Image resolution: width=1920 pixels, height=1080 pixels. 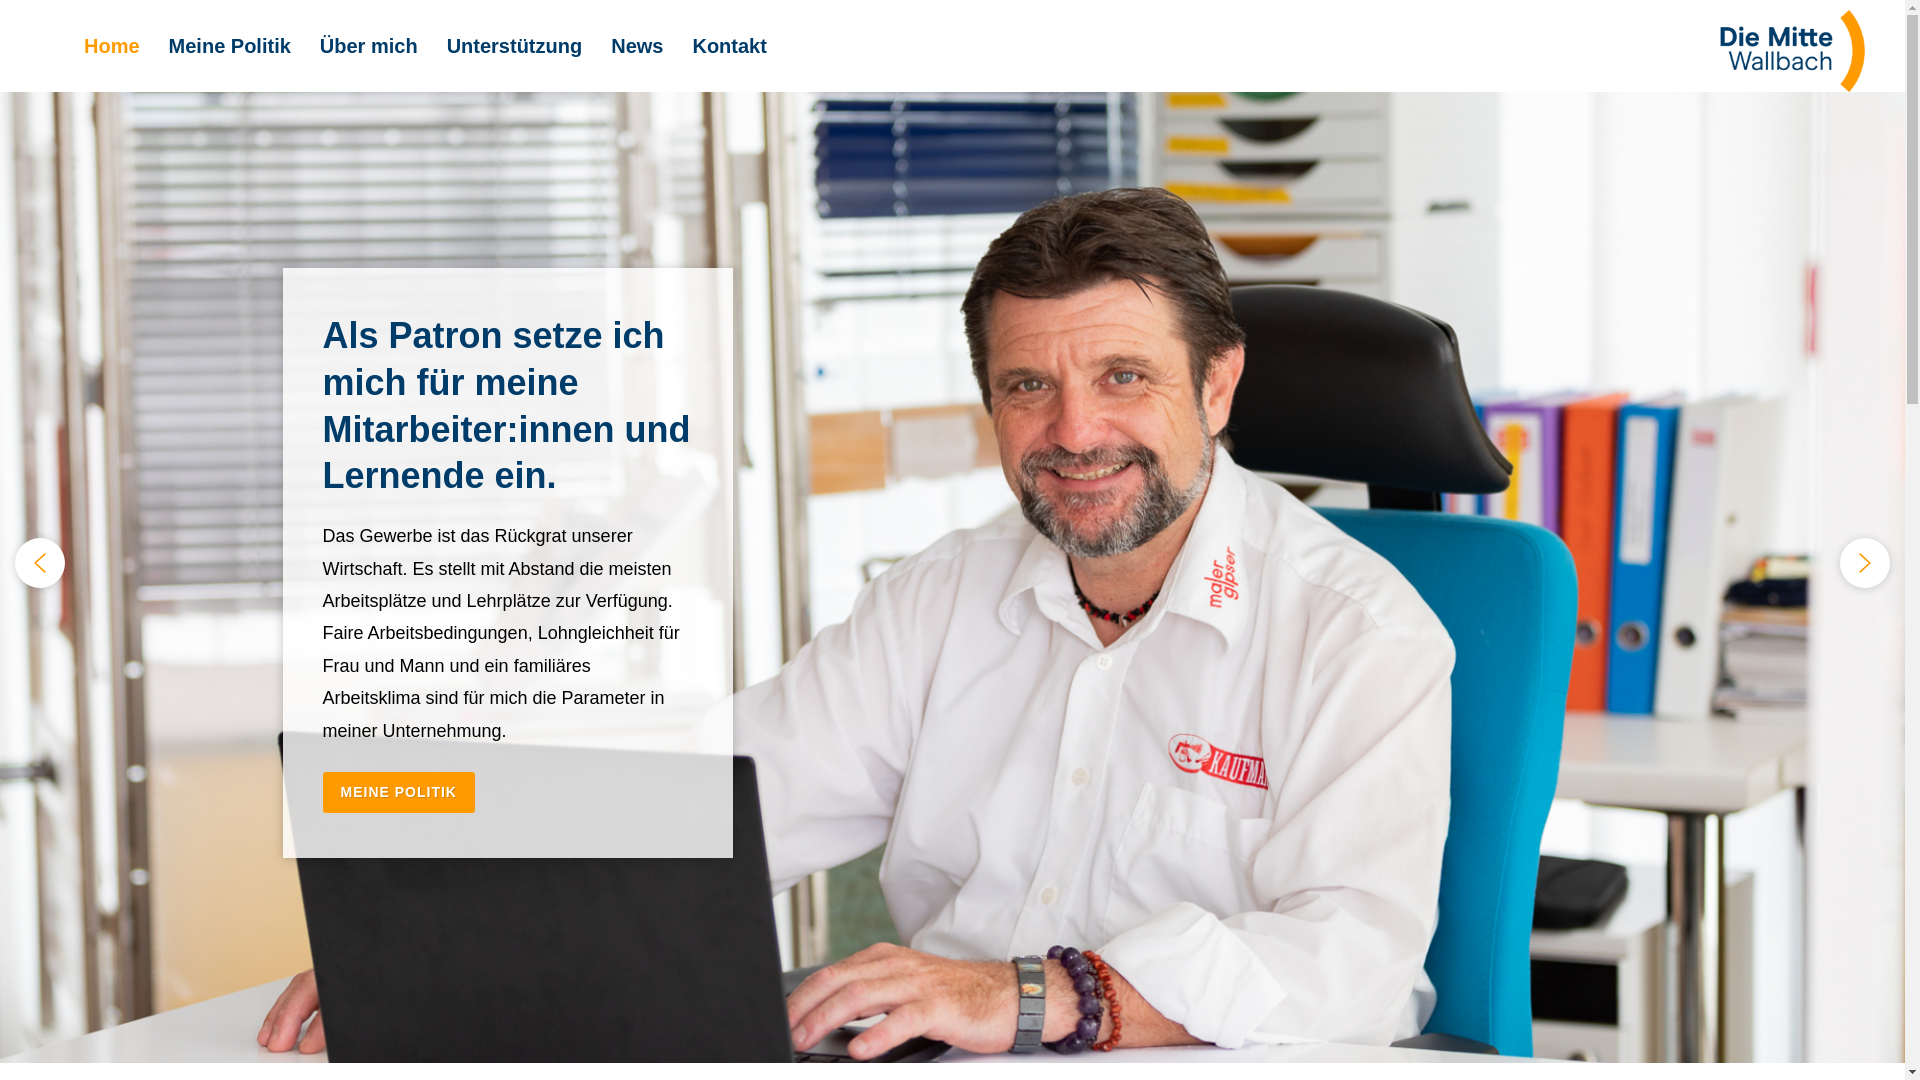 What do you see at coordinates (1717, 49) in the screenshot?
I see `'Logo_RGB_Die_Mitte_Wallbach_120angepasst'` at bounding box center [1717, 49].